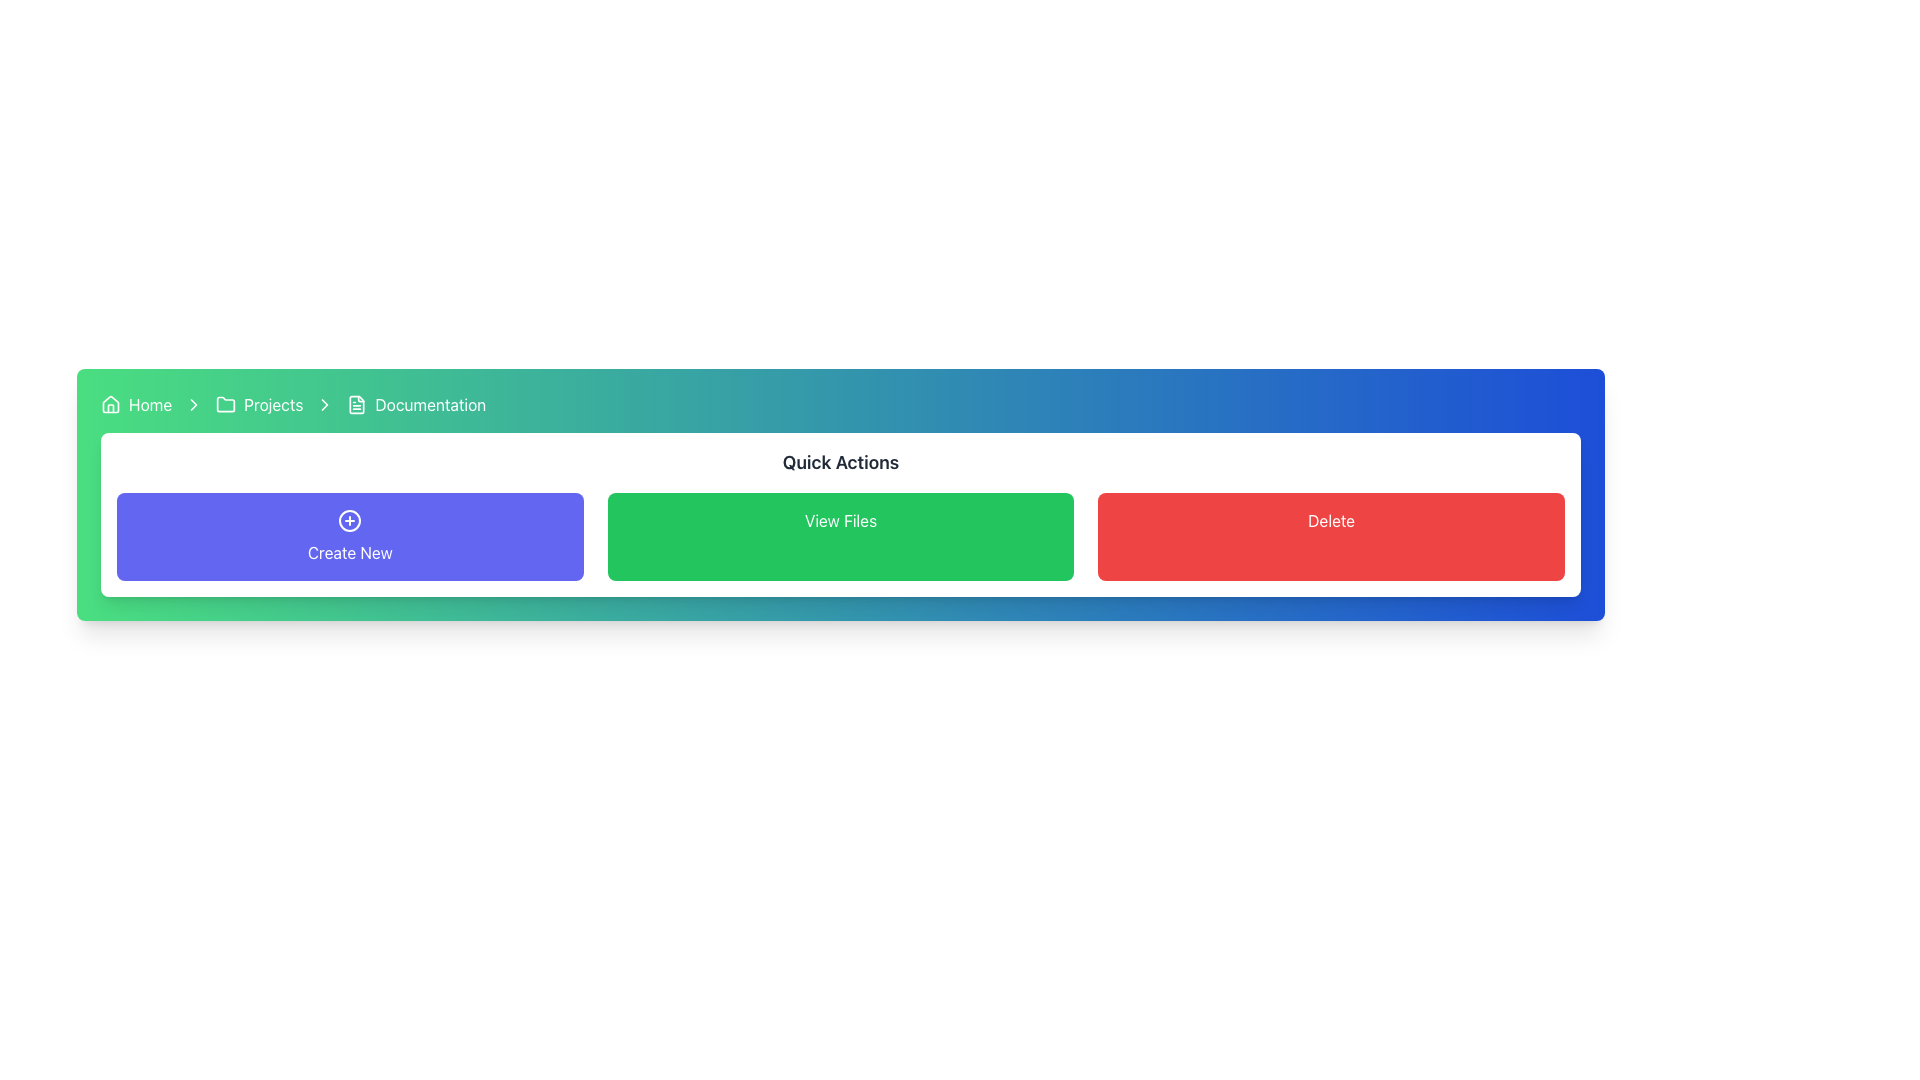 The height and width of the screenshot is (1080, 1920). Describe the element at coordinates (350, 552) in the screenshot. I see `the text label located at the bottom center of the blue button labeled 'Create New' in the 'Quick Actions' section` at that location.